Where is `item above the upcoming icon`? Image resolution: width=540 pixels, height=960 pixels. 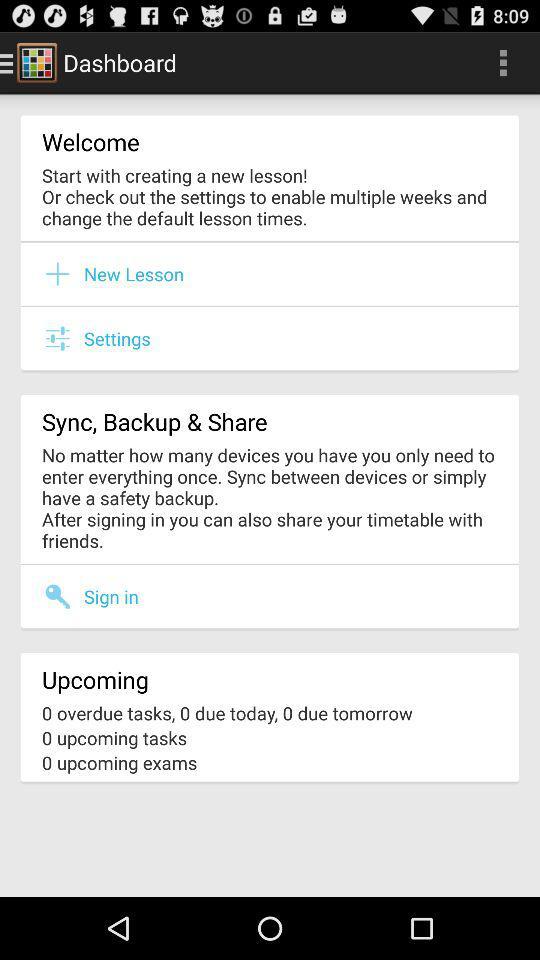 item above the upcoming icon is located at coordinates (63, 596).